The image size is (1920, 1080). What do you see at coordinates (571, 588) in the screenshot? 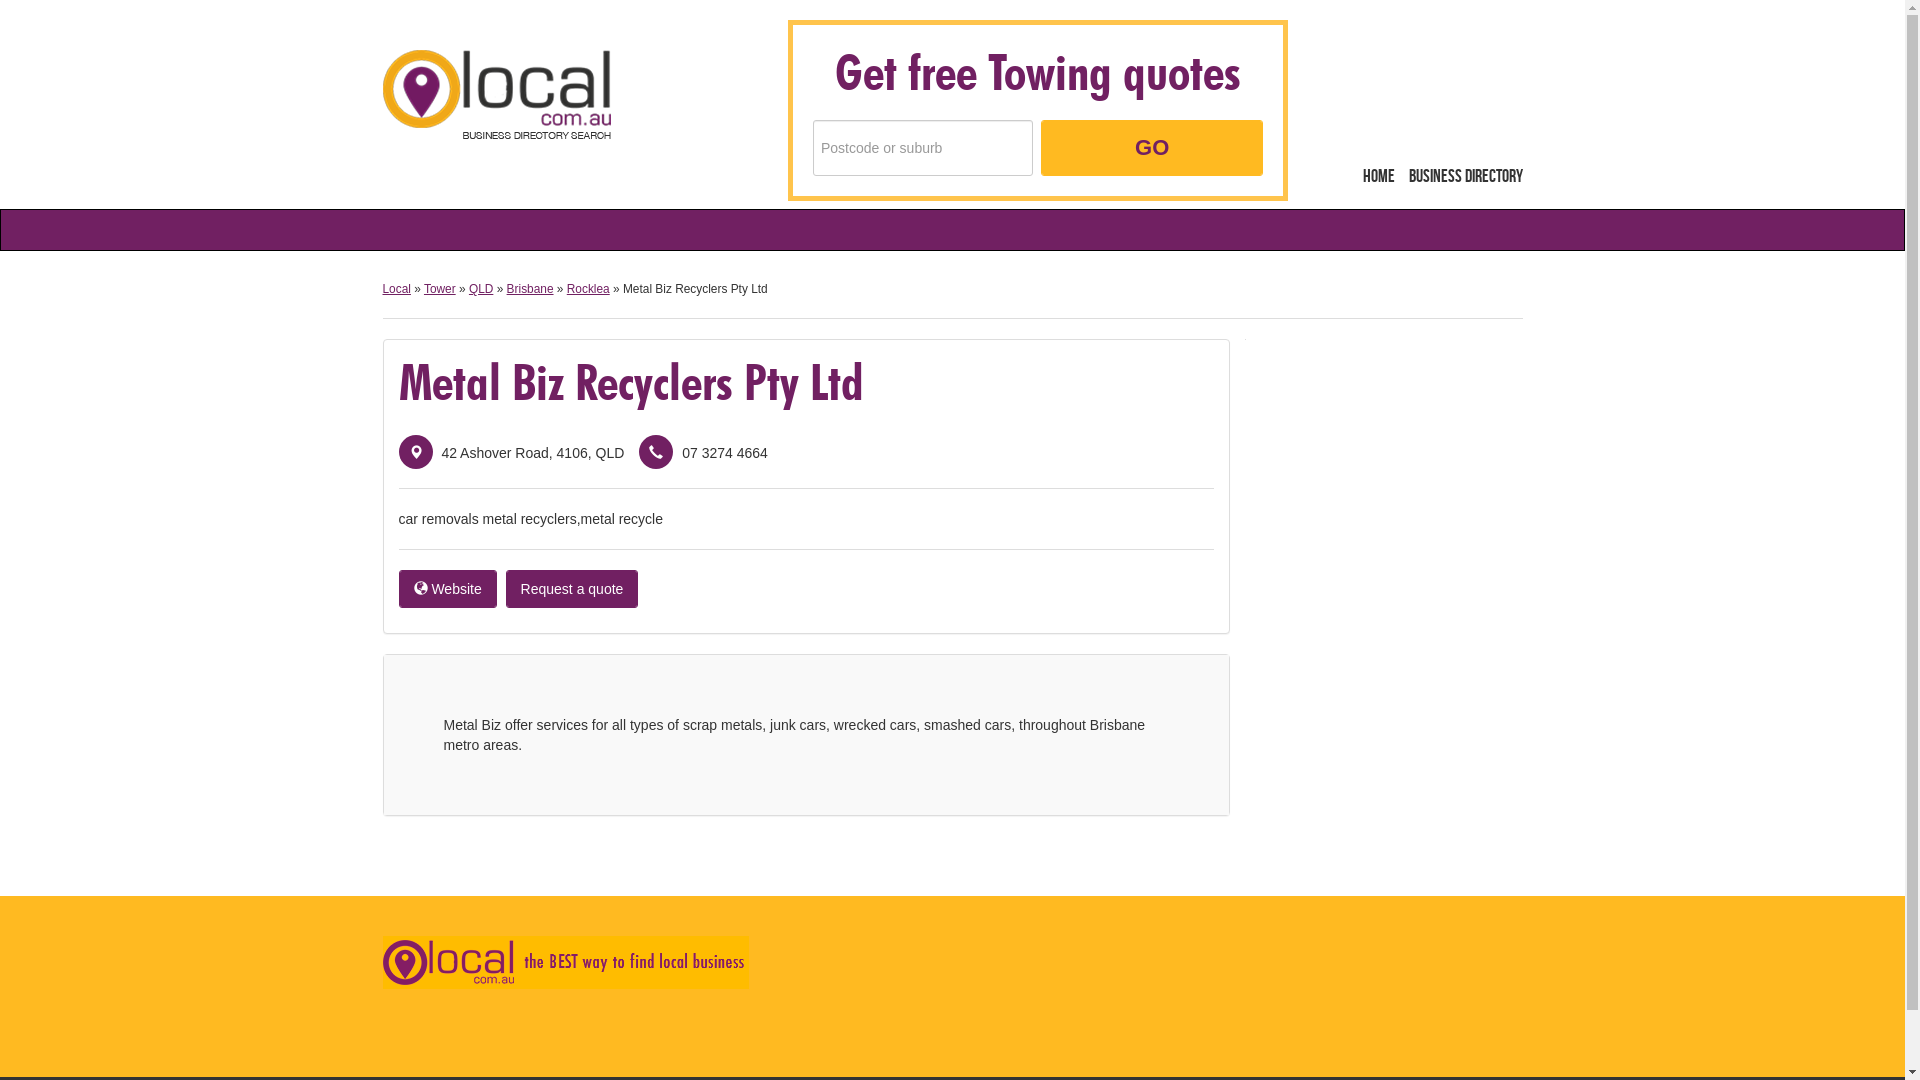
I see `'Request a quote'` at bounding box center [571, 588].